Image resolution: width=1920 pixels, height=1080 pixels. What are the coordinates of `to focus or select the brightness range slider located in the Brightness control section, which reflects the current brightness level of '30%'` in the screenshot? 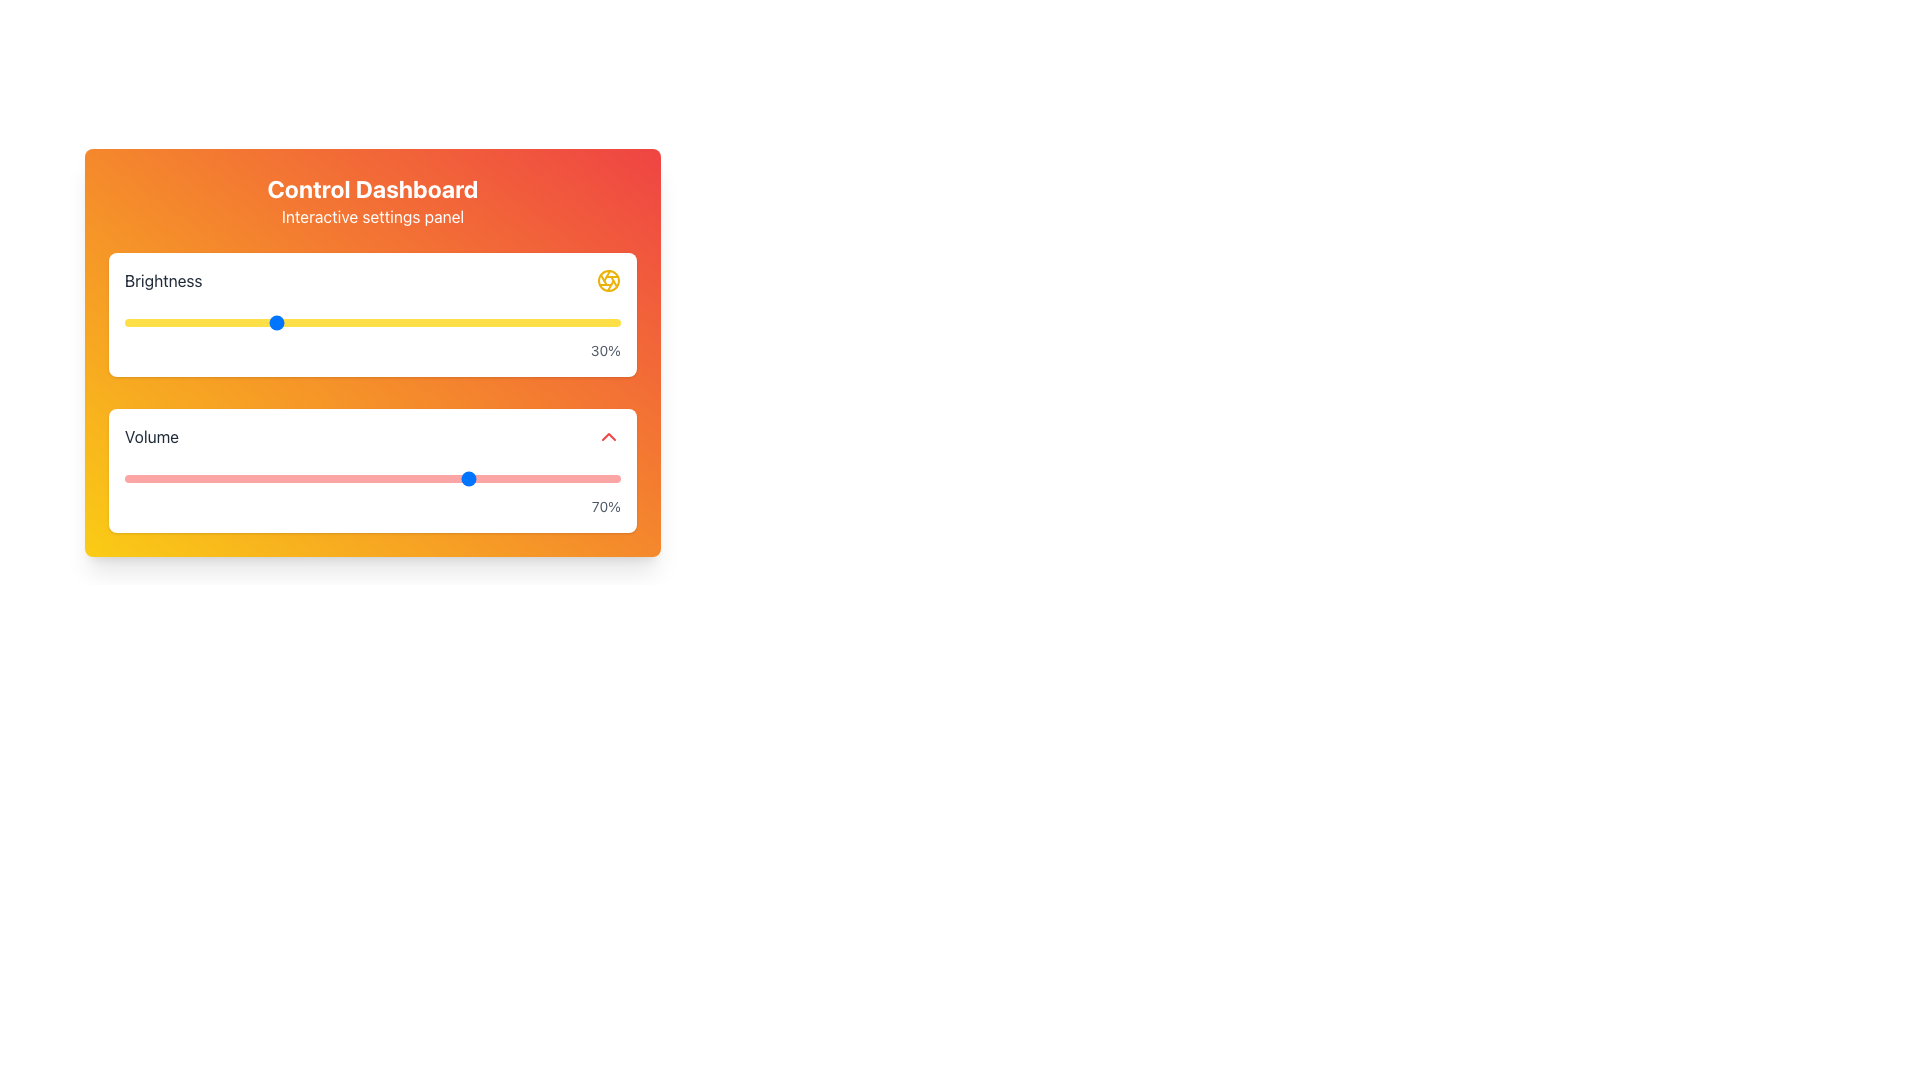 It's located at (373, 322).